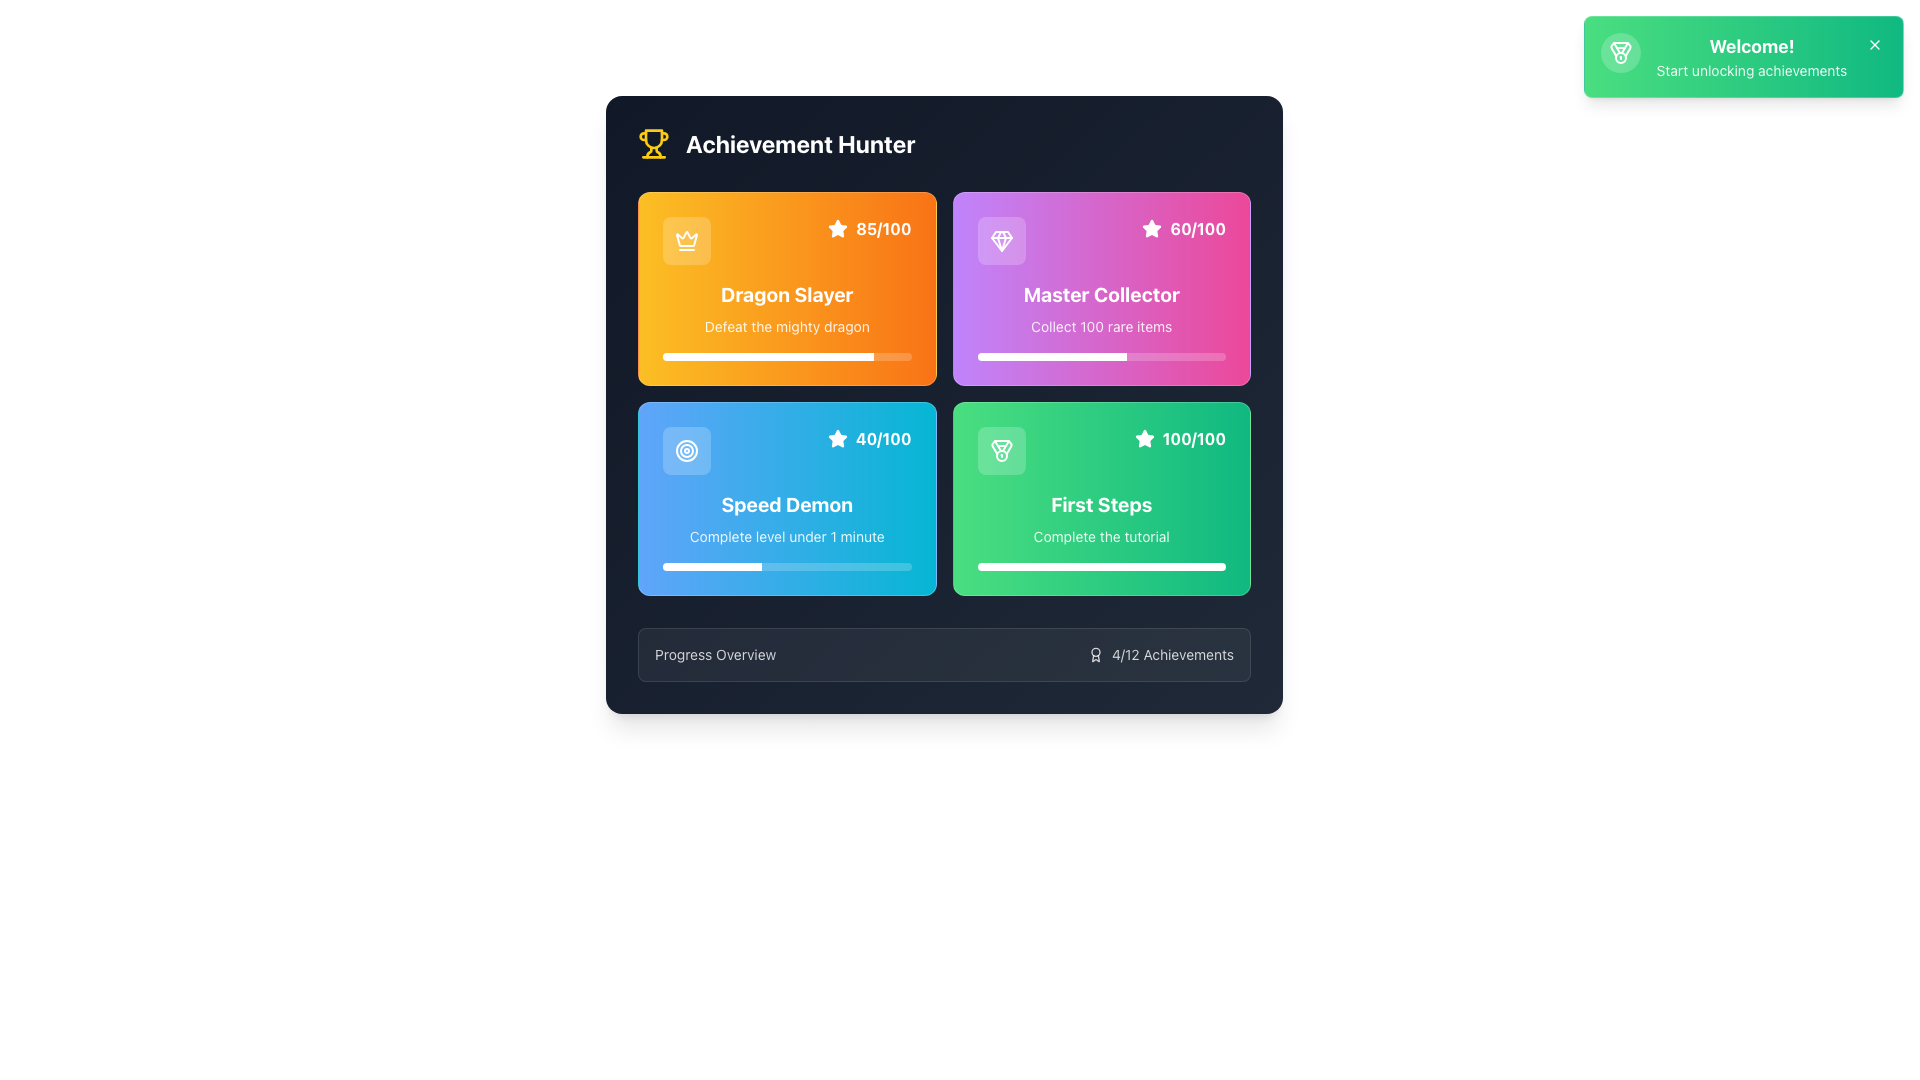 This screenshot has height=1080, width=1920. What do you see at coordinates (1751, 69) in the screenshot?
I see `text label that says 'Start unlocking achievements' within the green notification card, located below the 'Welcome!' heading` at bounding box center [1751, 69].